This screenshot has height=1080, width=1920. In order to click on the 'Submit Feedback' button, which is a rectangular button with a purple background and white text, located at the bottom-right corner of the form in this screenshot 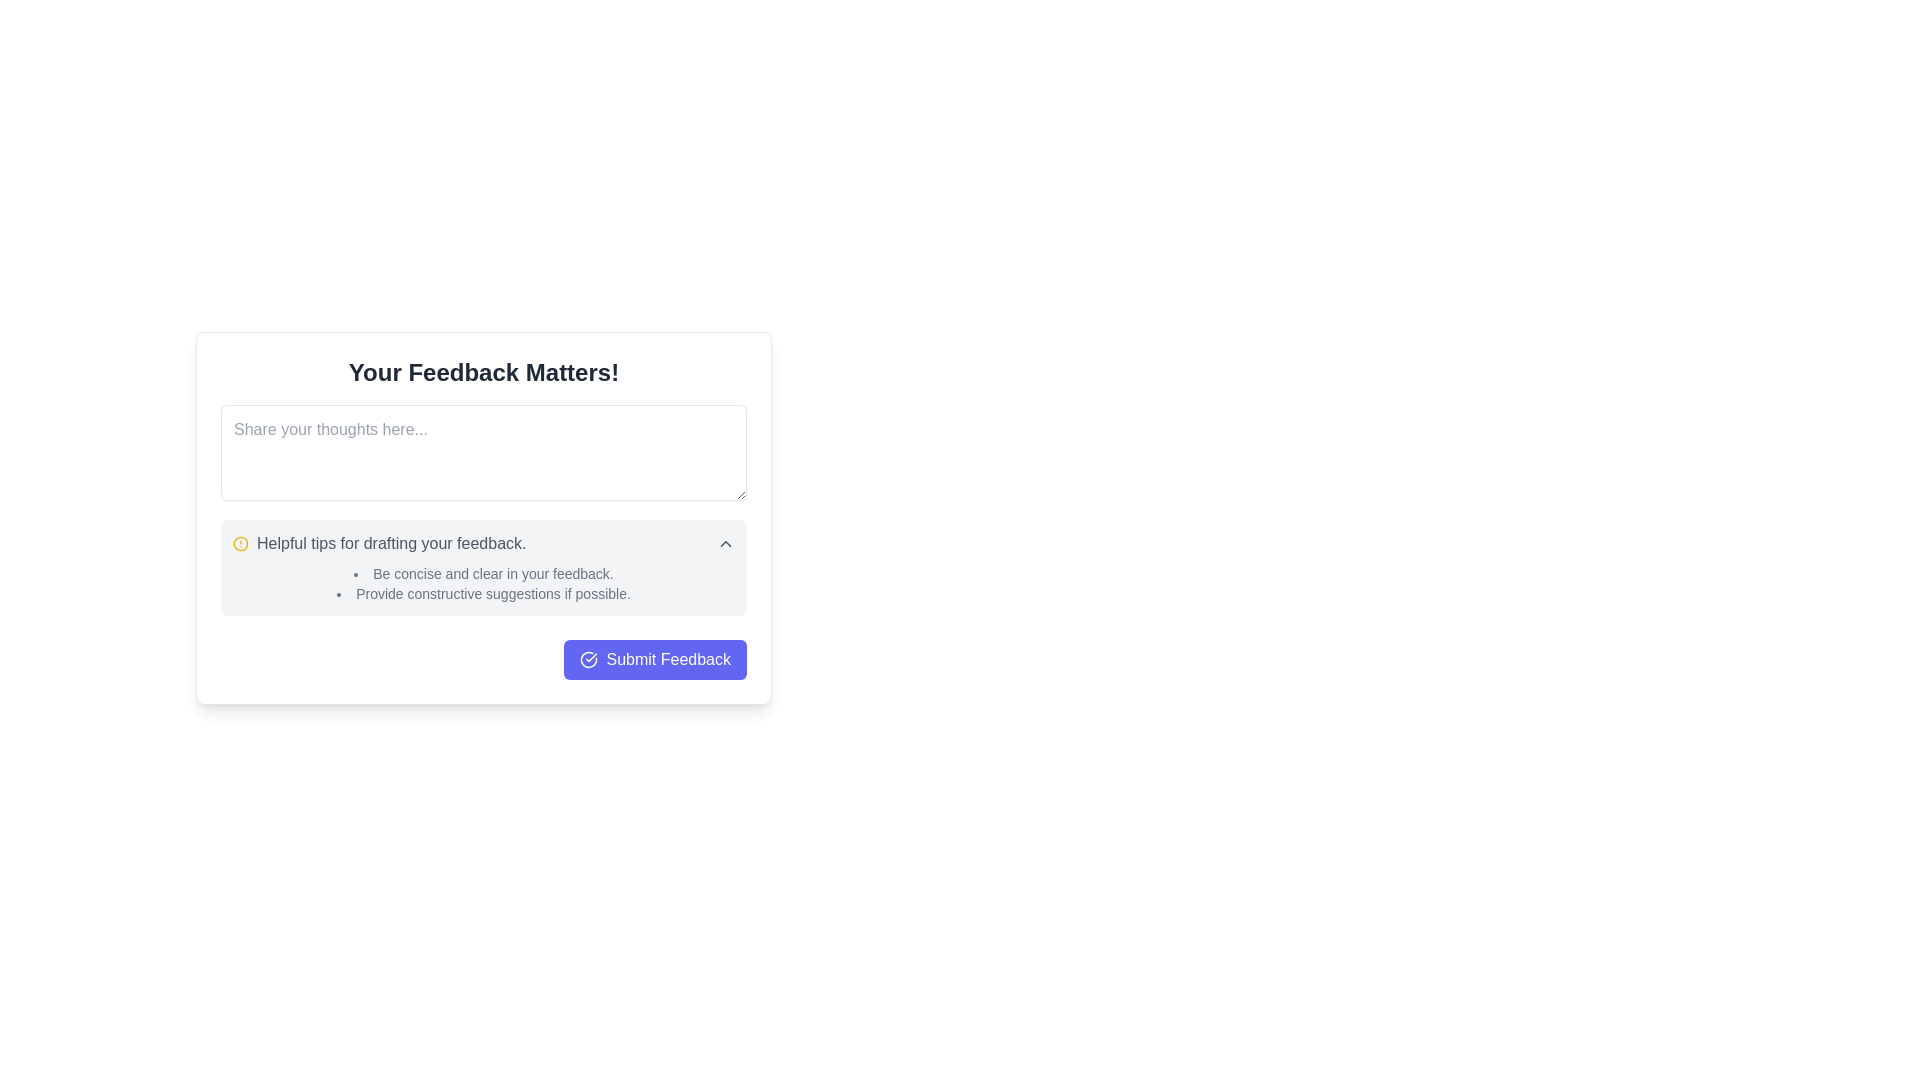, I will do `click(655, 659)`.